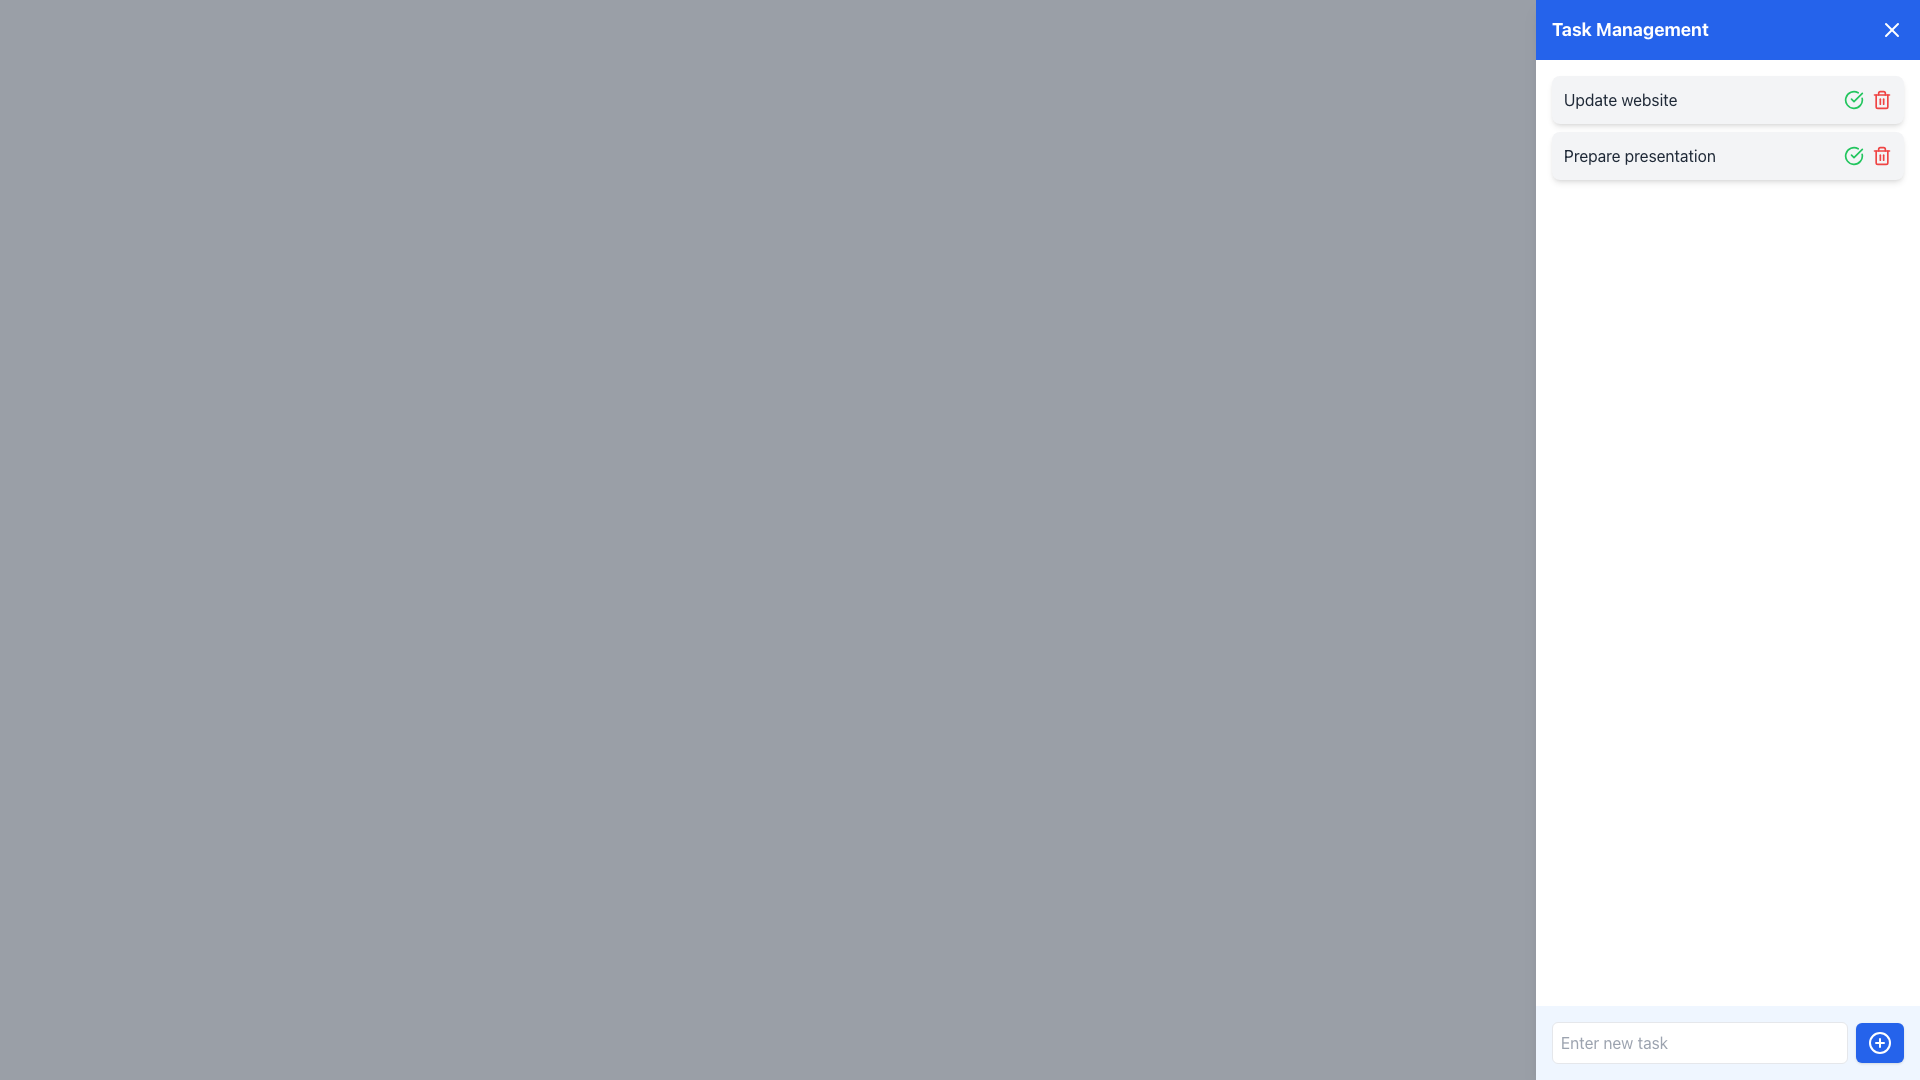  What do you see at coordinates (1639, 154) in the screenshot?
I see `the static text label displaying the title 'Prepare presentation', which is the second task item in the list below 'Update website'` at bounding box center [1639, 154].